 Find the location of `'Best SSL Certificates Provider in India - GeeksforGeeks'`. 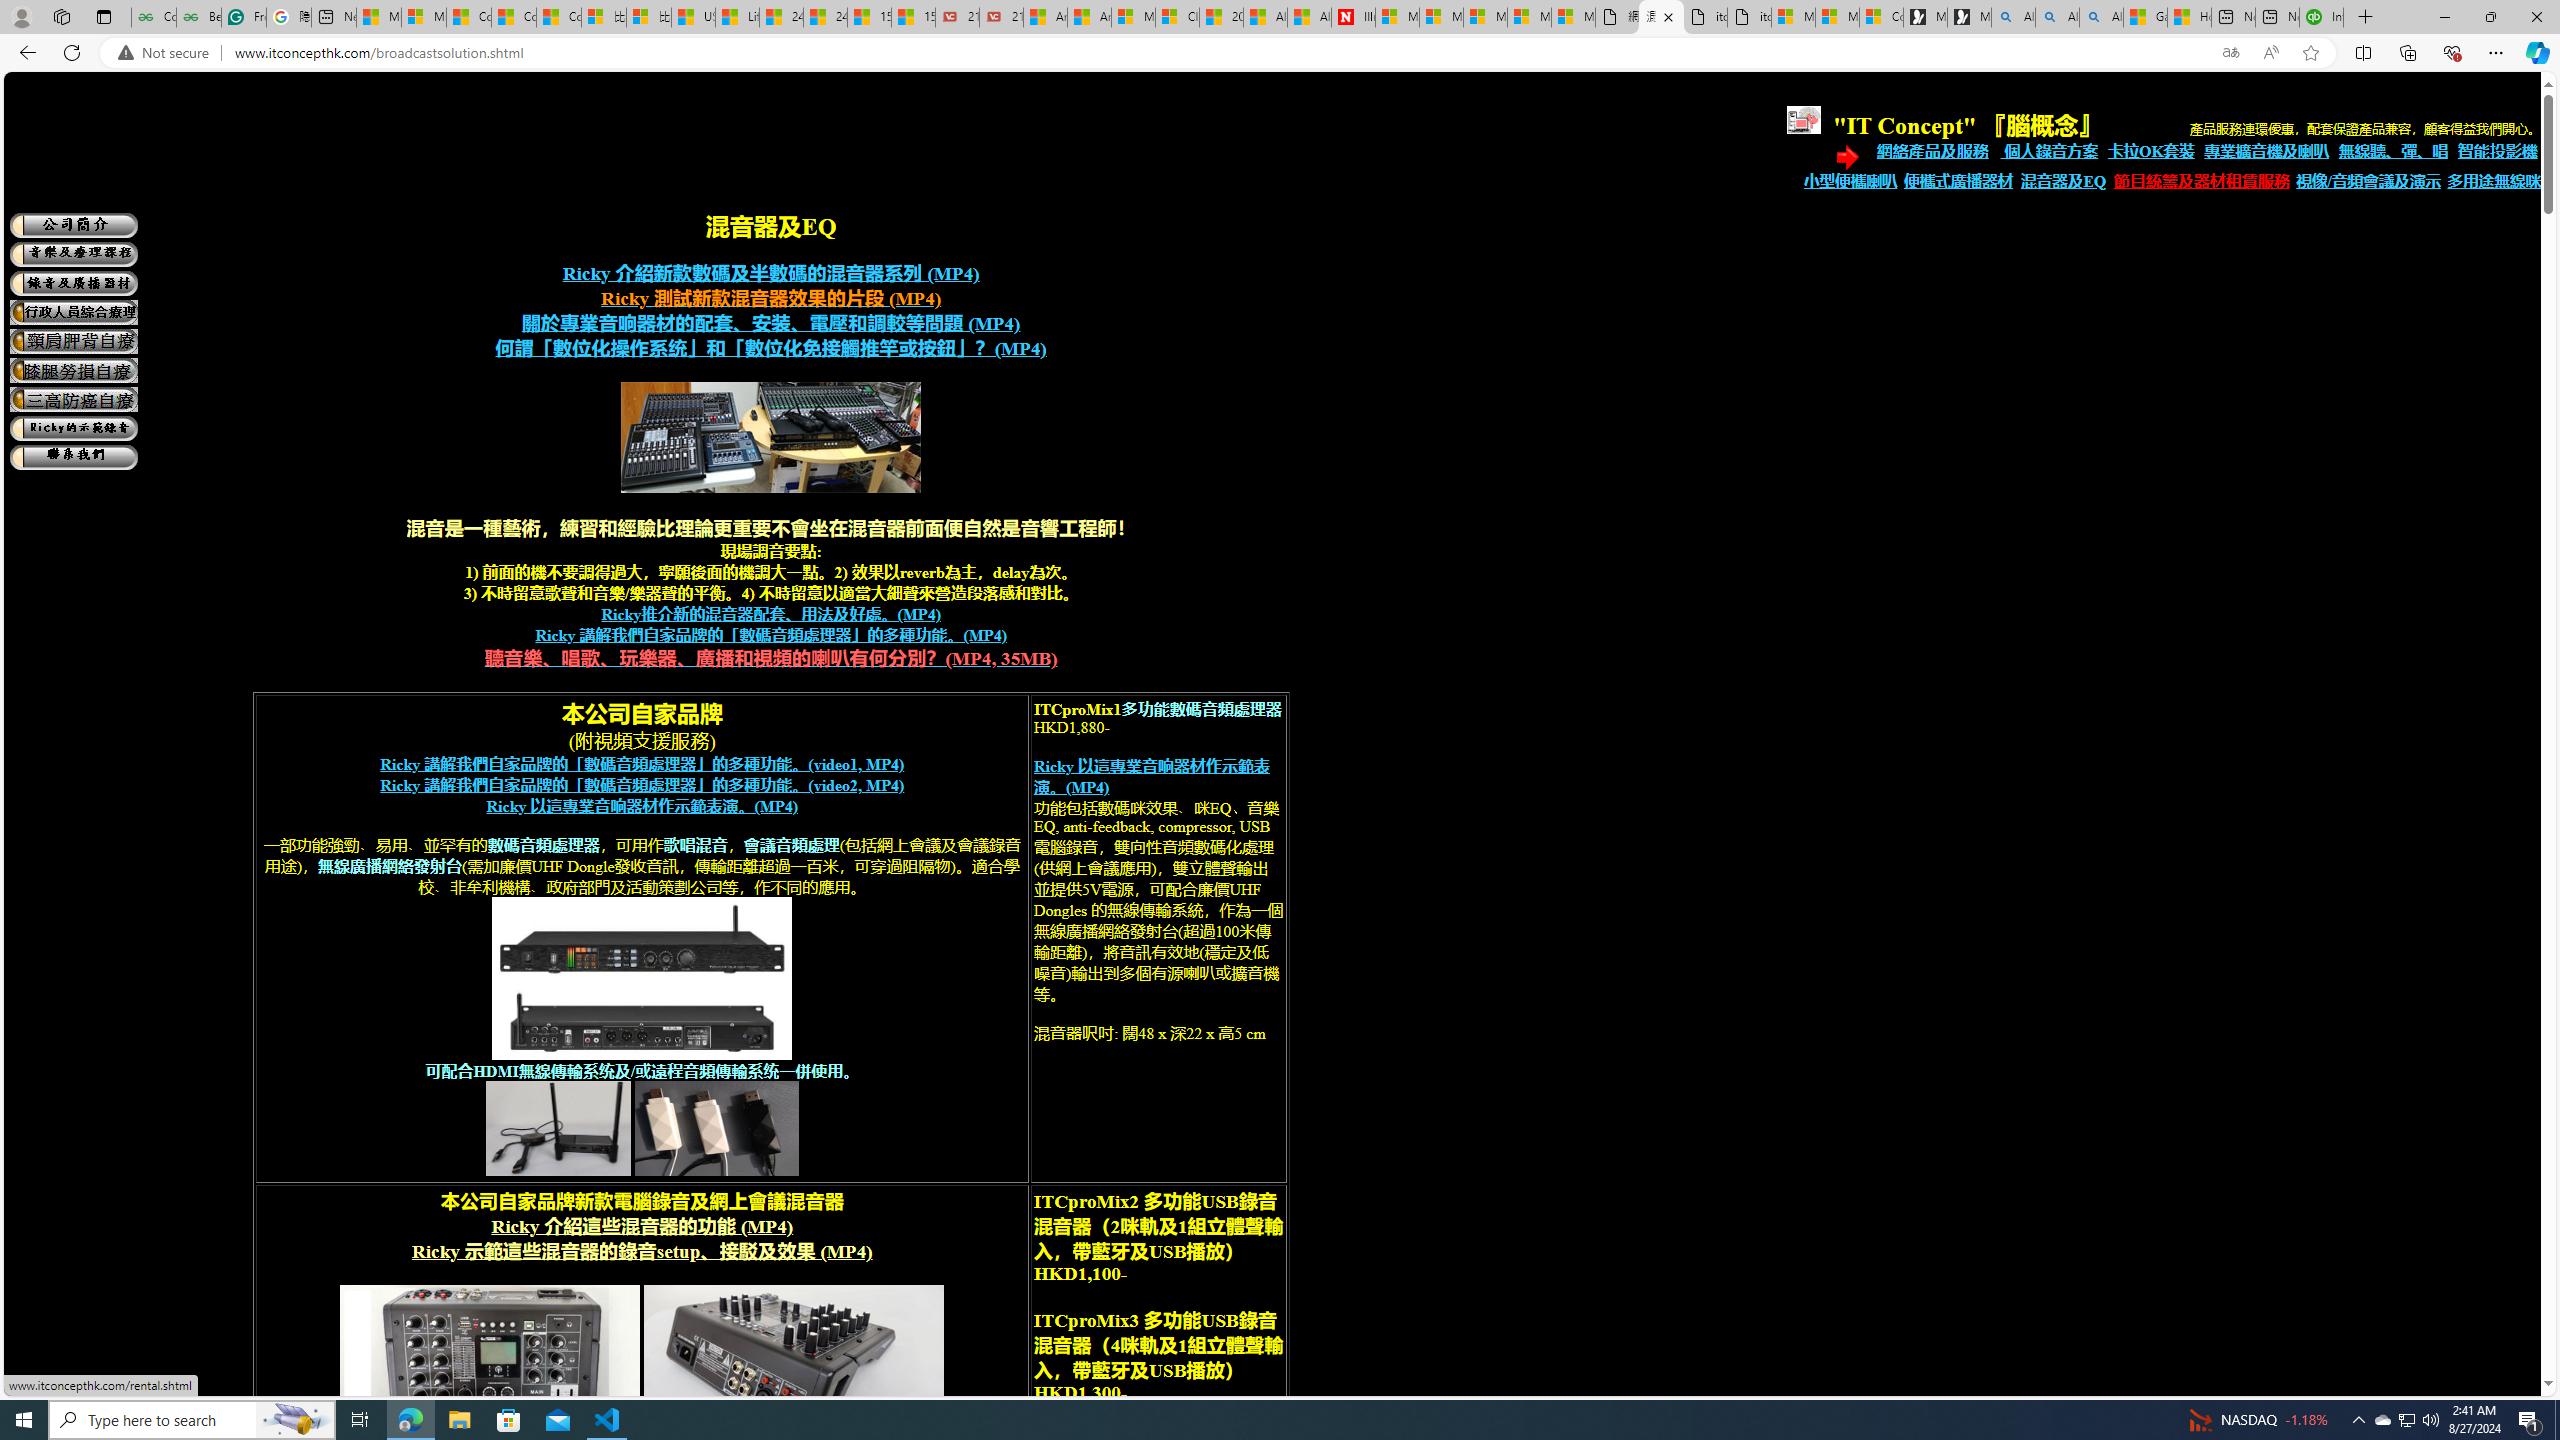

'Best SSL Certificates Provider in India - GeeksforGeeks' is located at coordinates (199, 16).